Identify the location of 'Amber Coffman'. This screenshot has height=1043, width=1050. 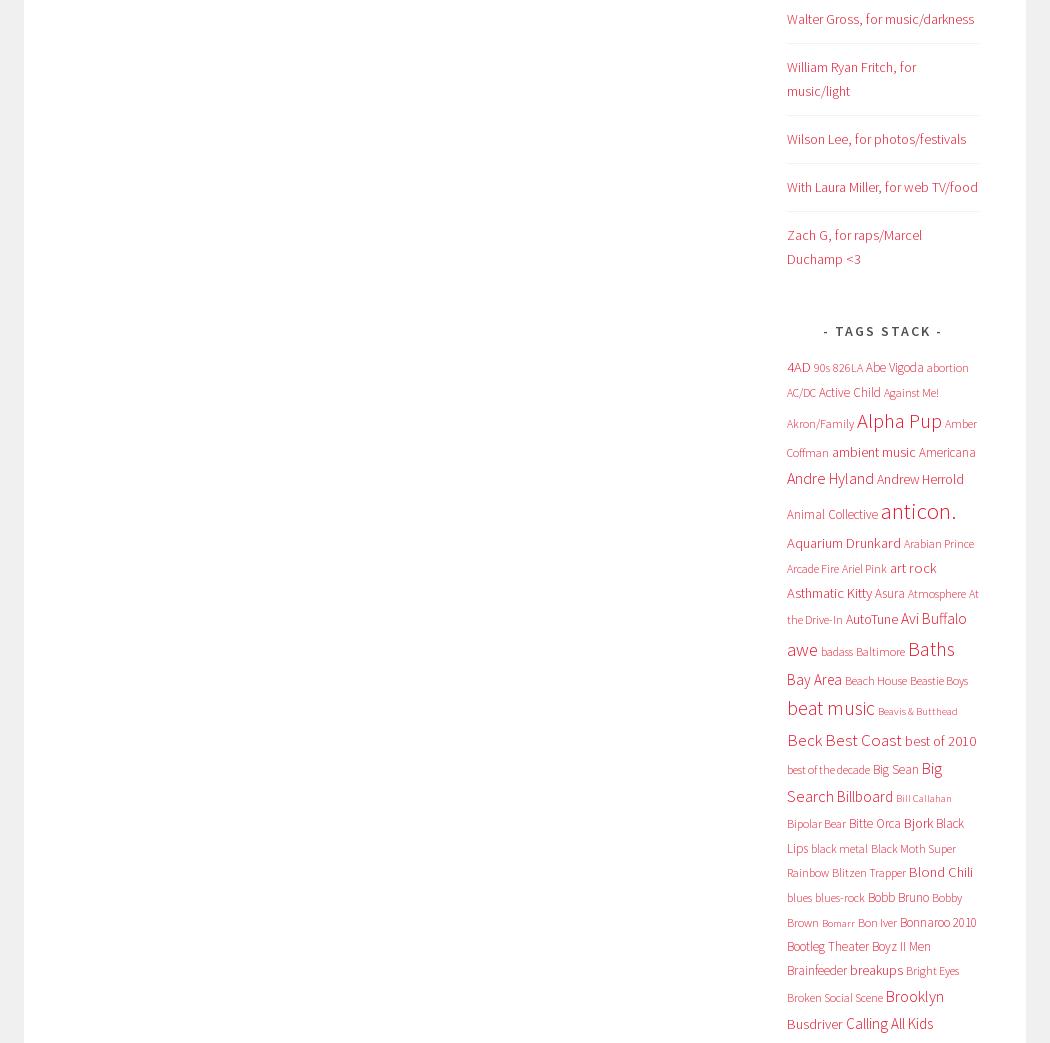
(786, 437).